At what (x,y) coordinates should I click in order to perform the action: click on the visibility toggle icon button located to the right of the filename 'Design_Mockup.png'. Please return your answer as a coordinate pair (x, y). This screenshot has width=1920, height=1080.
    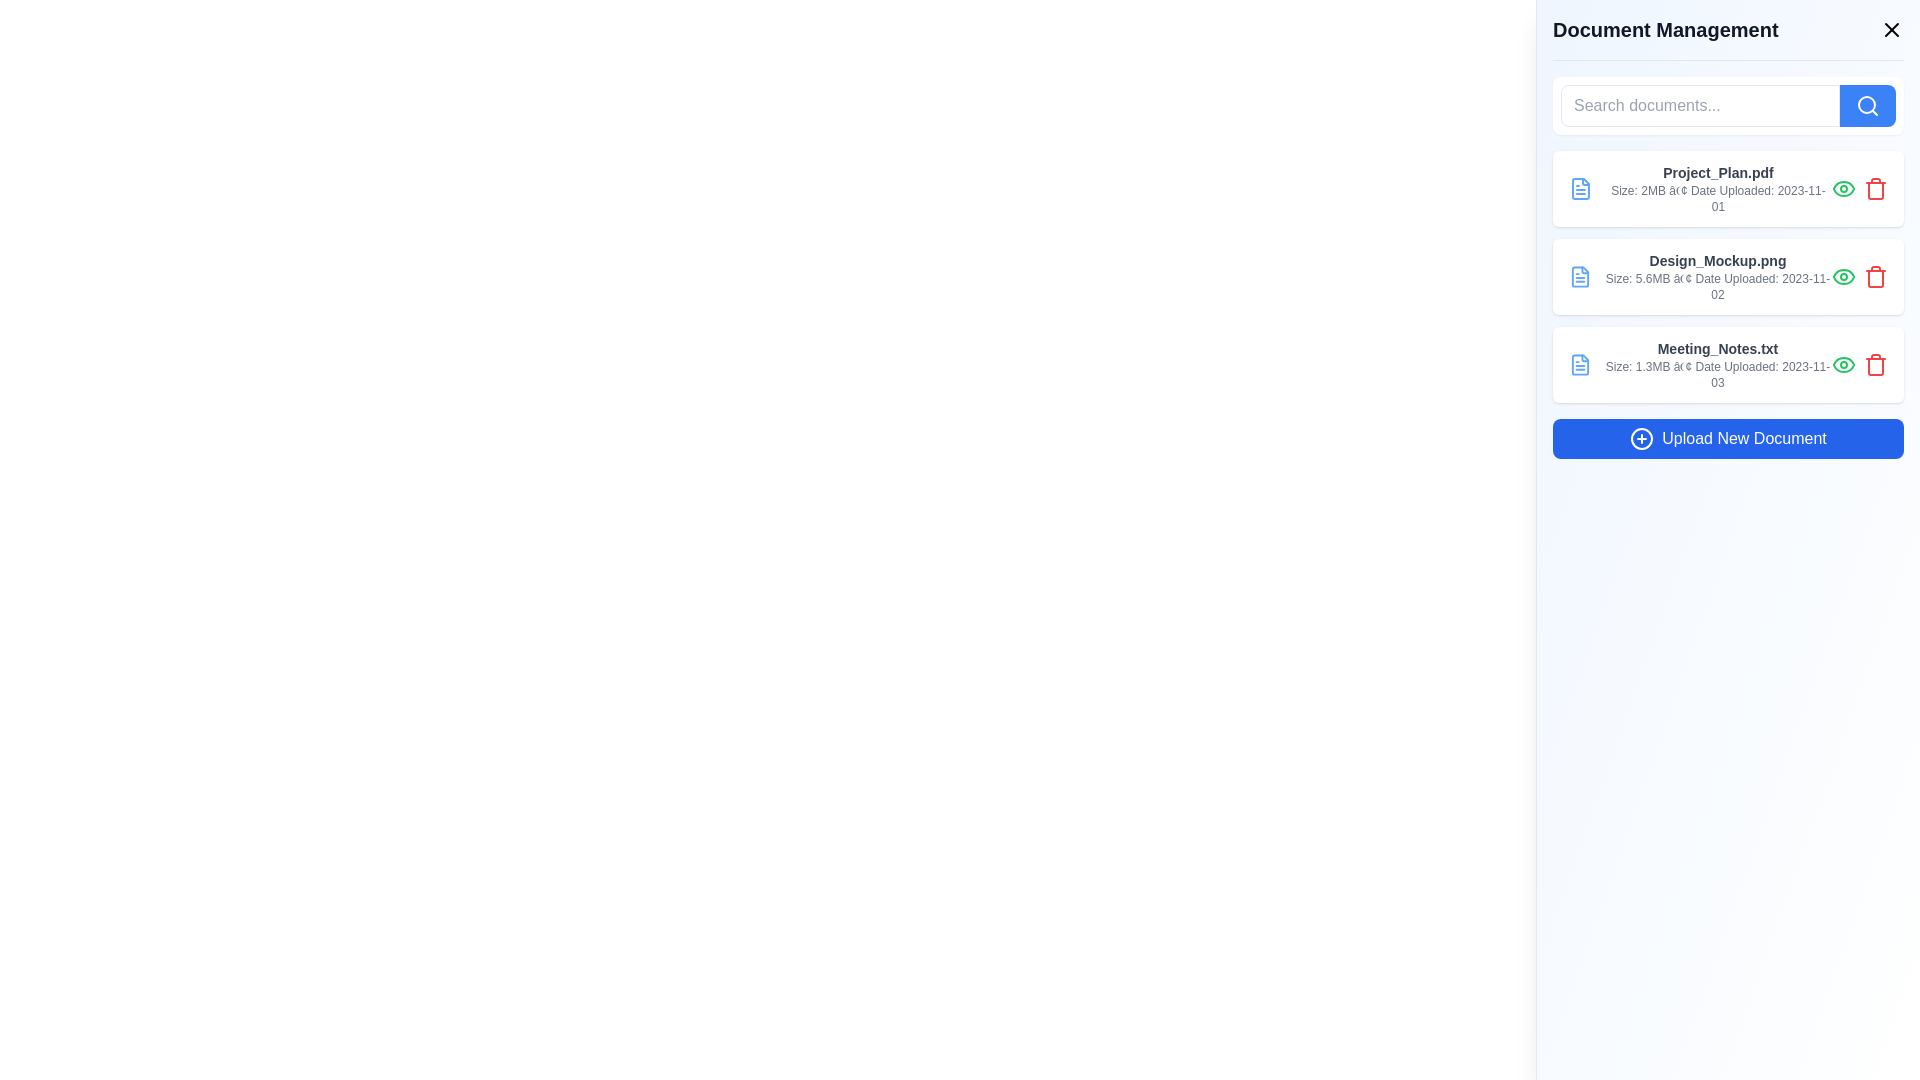
    Looking at the image, I should click on (1842, 277).